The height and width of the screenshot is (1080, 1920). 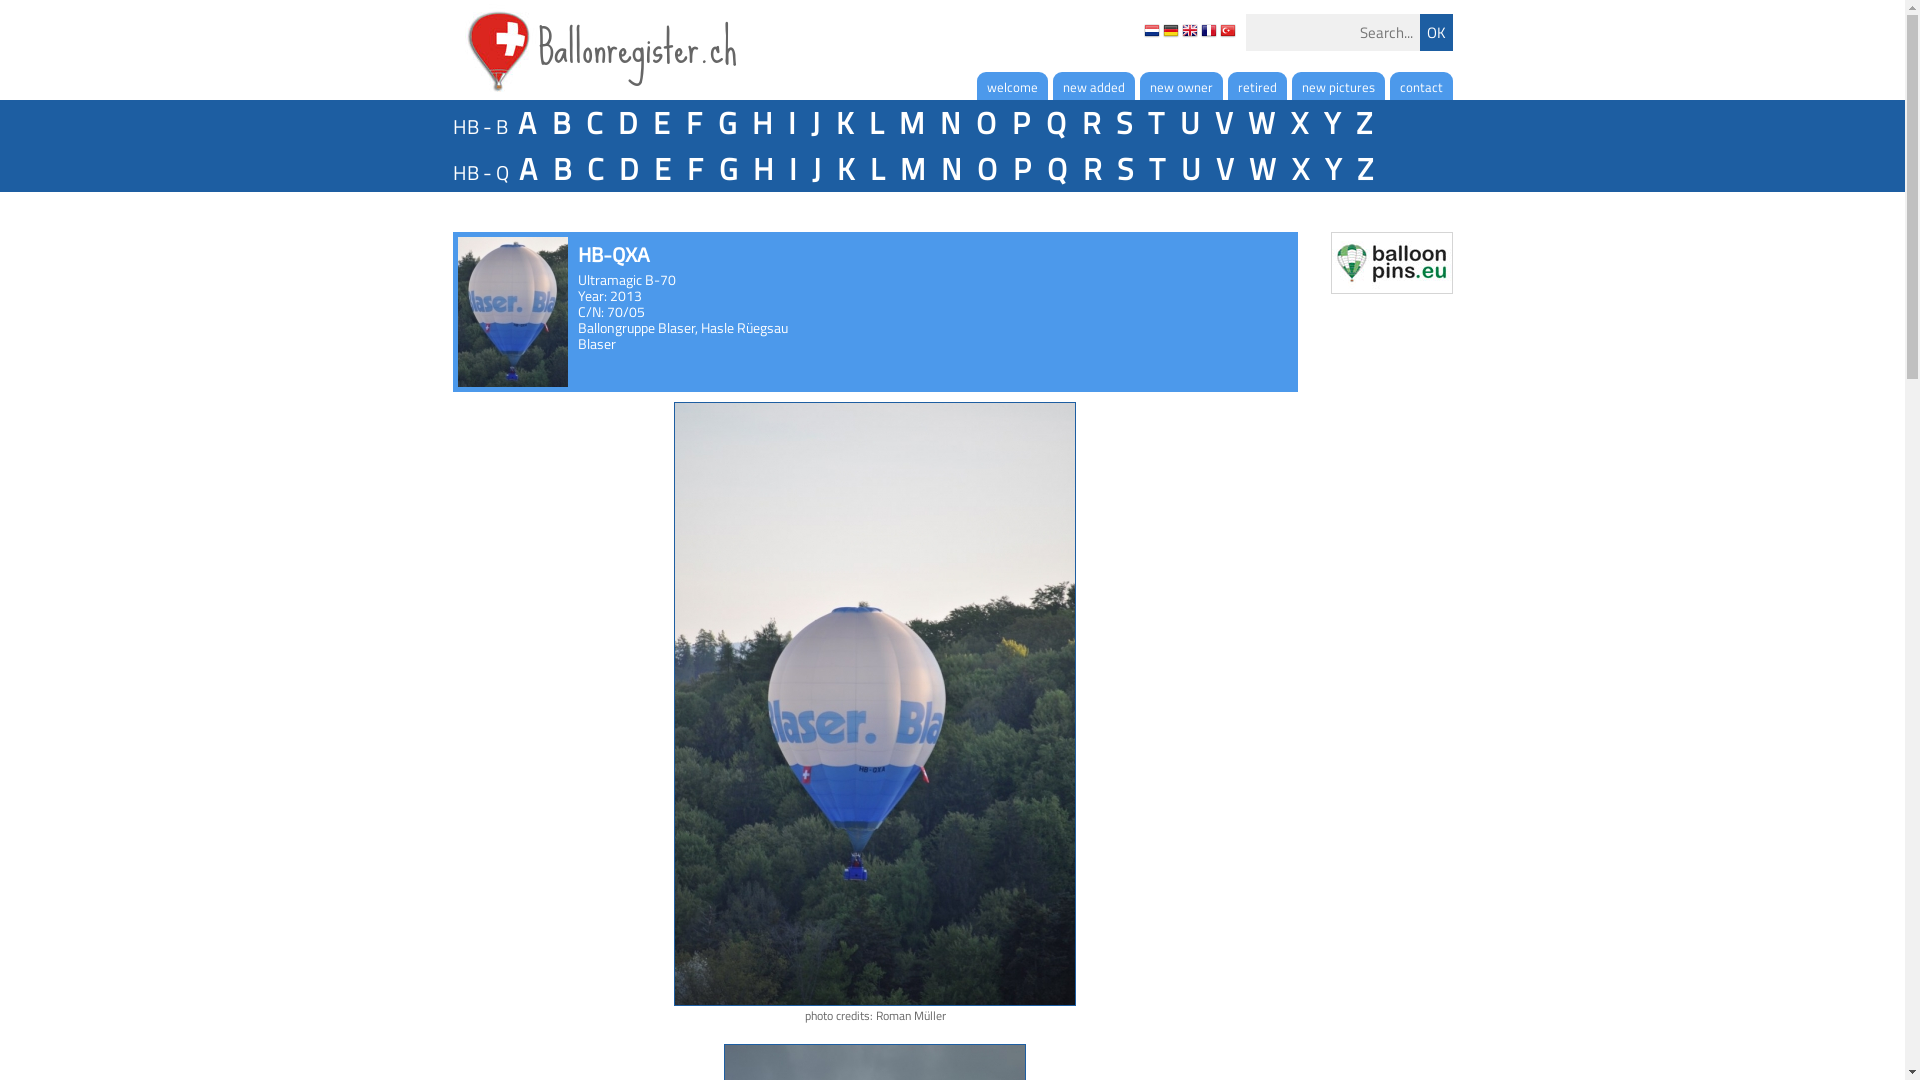 What do you see at coordinates (725, 168) in the screenshot?
I see `'G'` at bounding box center [725, 168].